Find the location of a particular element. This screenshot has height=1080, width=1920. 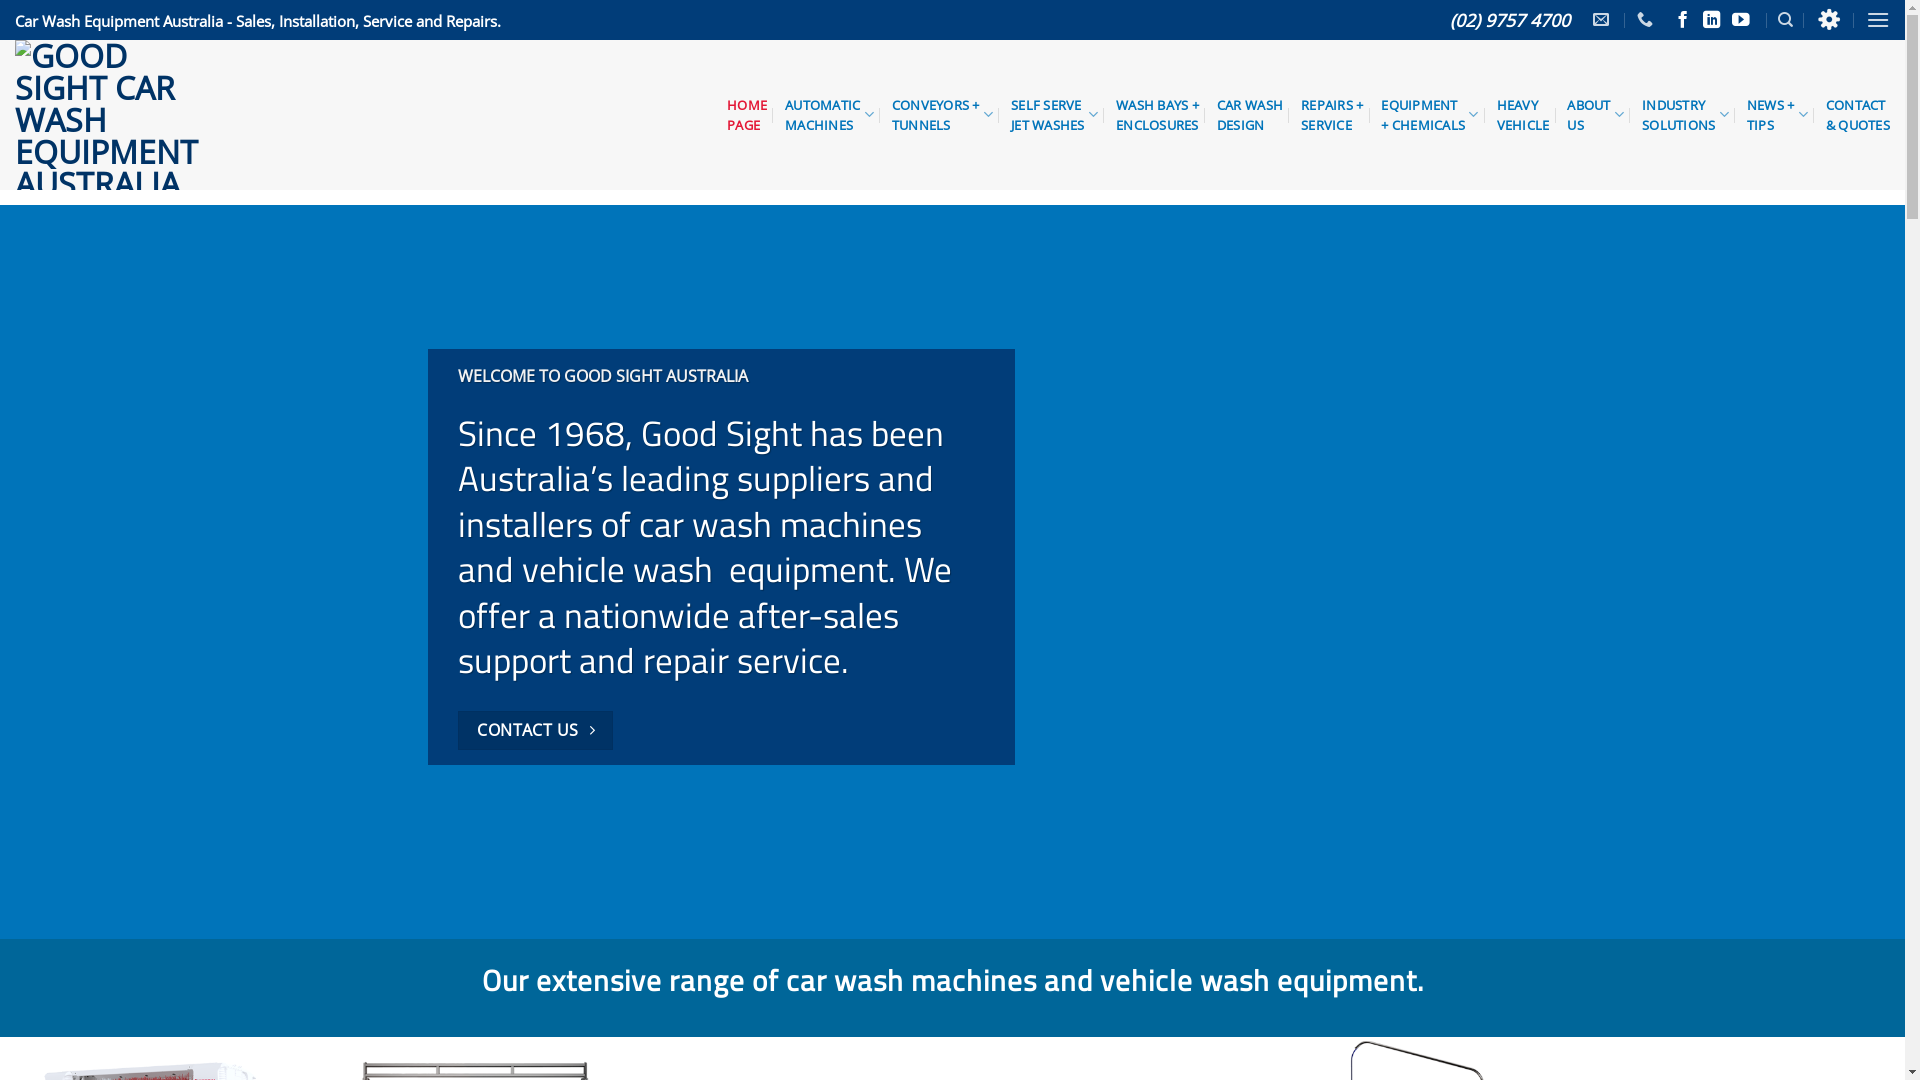

'HEAVY is located at coordinates (1522, 115).